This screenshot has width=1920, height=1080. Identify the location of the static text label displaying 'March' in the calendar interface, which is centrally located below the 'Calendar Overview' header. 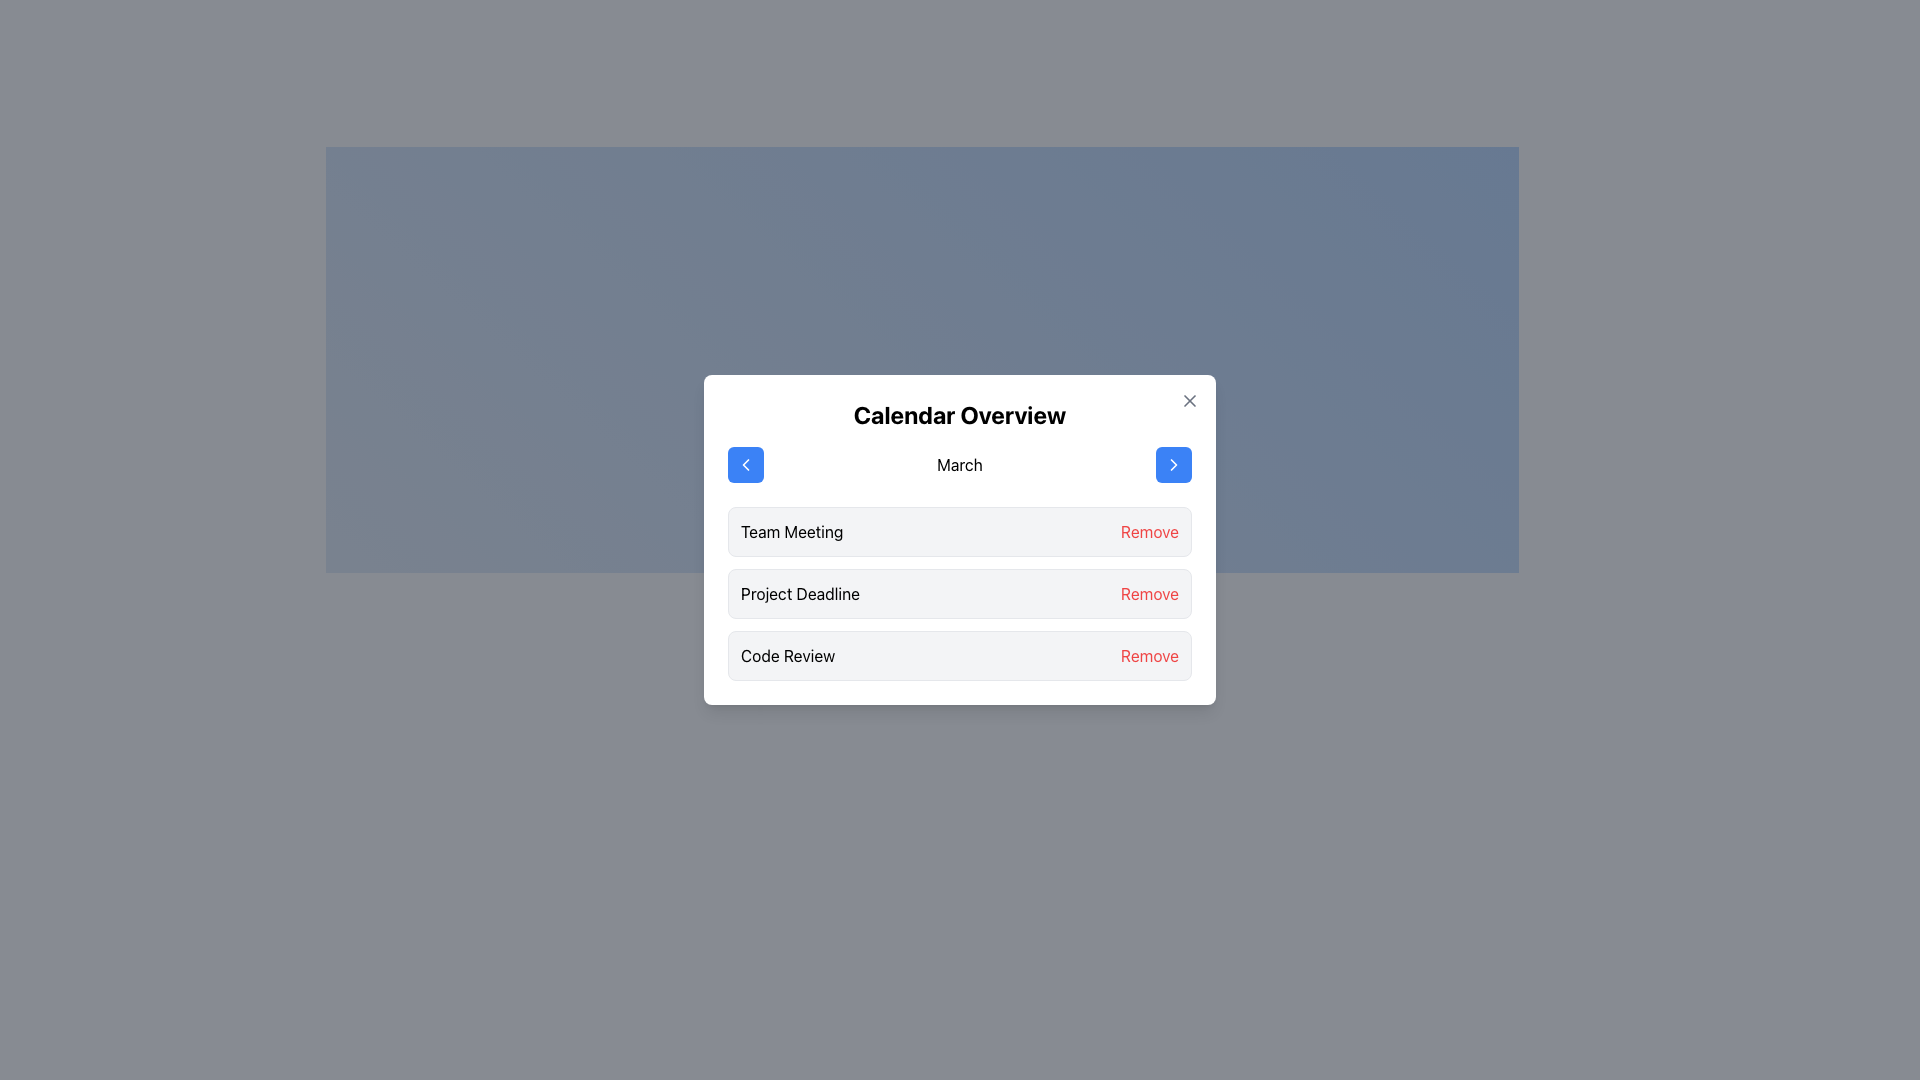
(960, 465).